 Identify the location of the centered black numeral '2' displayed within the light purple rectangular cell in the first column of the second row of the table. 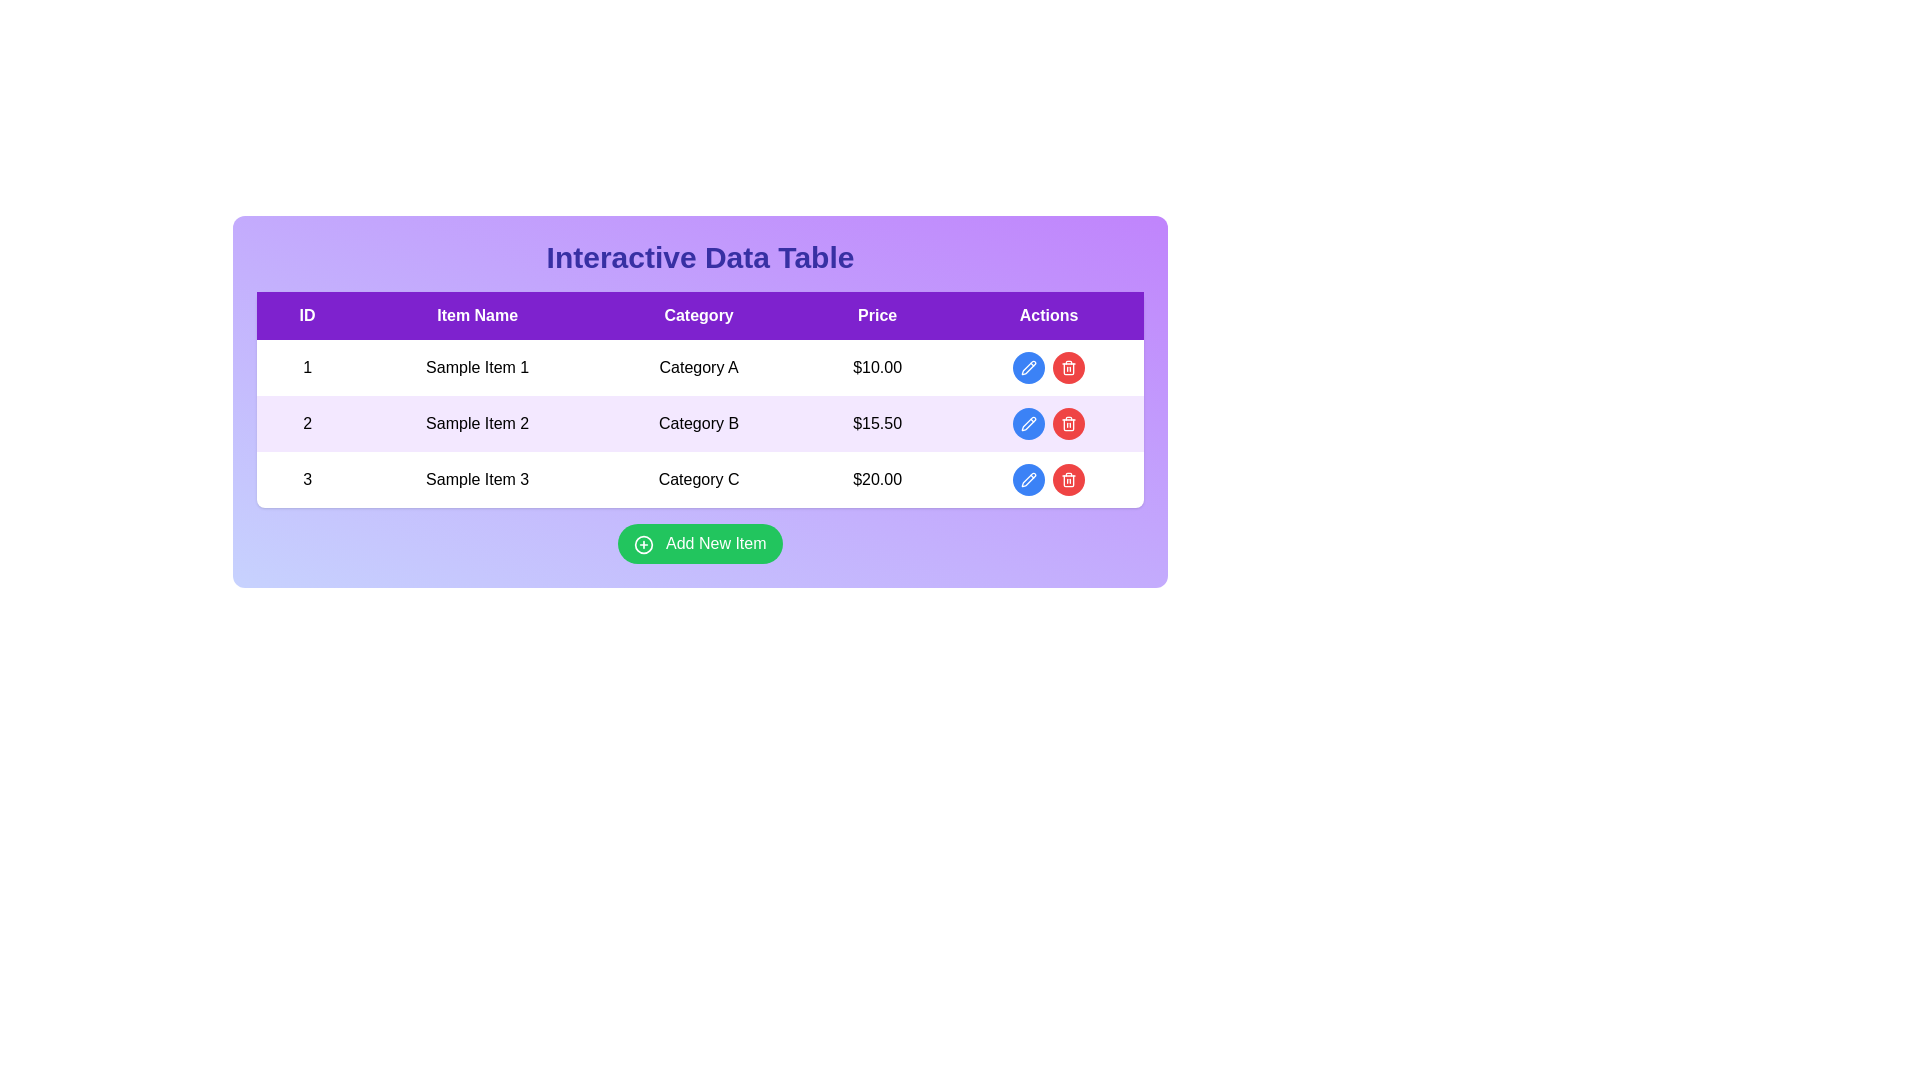
(306, 423).